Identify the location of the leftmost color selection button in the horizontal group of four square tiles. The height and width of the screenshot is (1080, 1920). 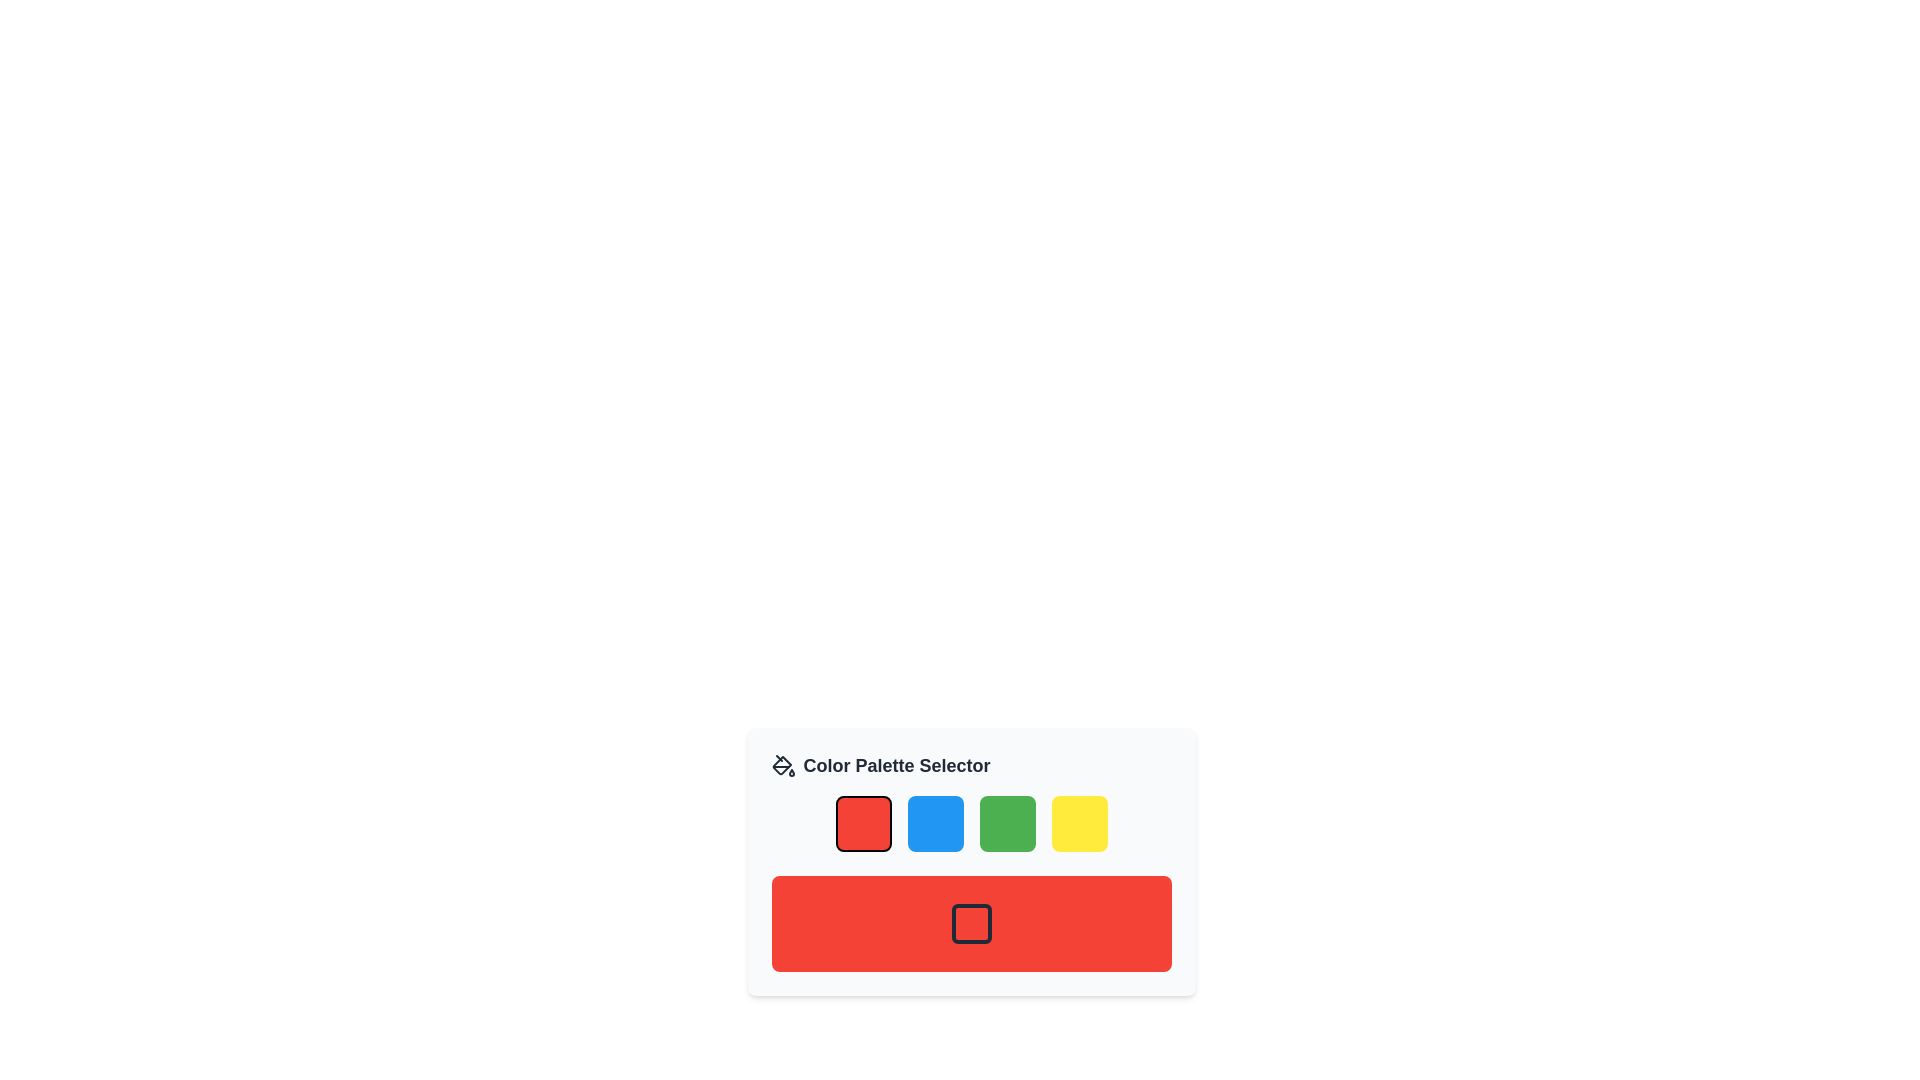
(863, 824).